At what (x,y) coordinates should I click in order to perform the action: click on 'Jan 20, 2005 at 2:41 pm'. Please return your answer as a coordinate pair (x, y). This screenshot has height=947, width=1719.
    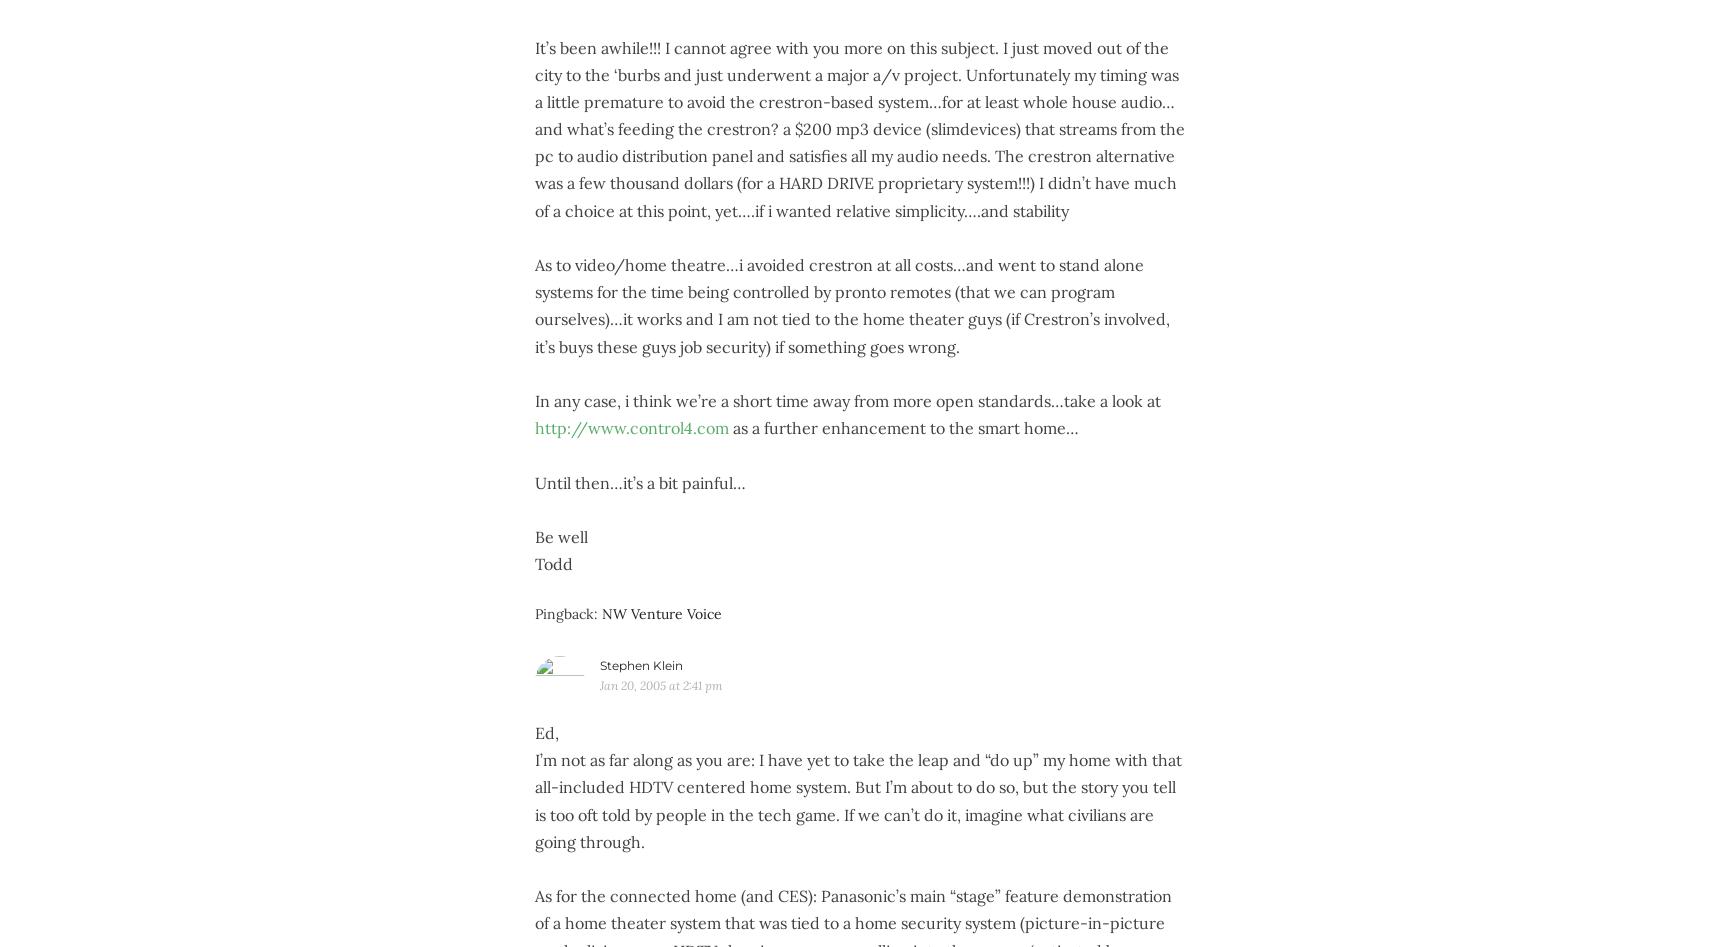
    Looking at the image, I should click on (659, 684).